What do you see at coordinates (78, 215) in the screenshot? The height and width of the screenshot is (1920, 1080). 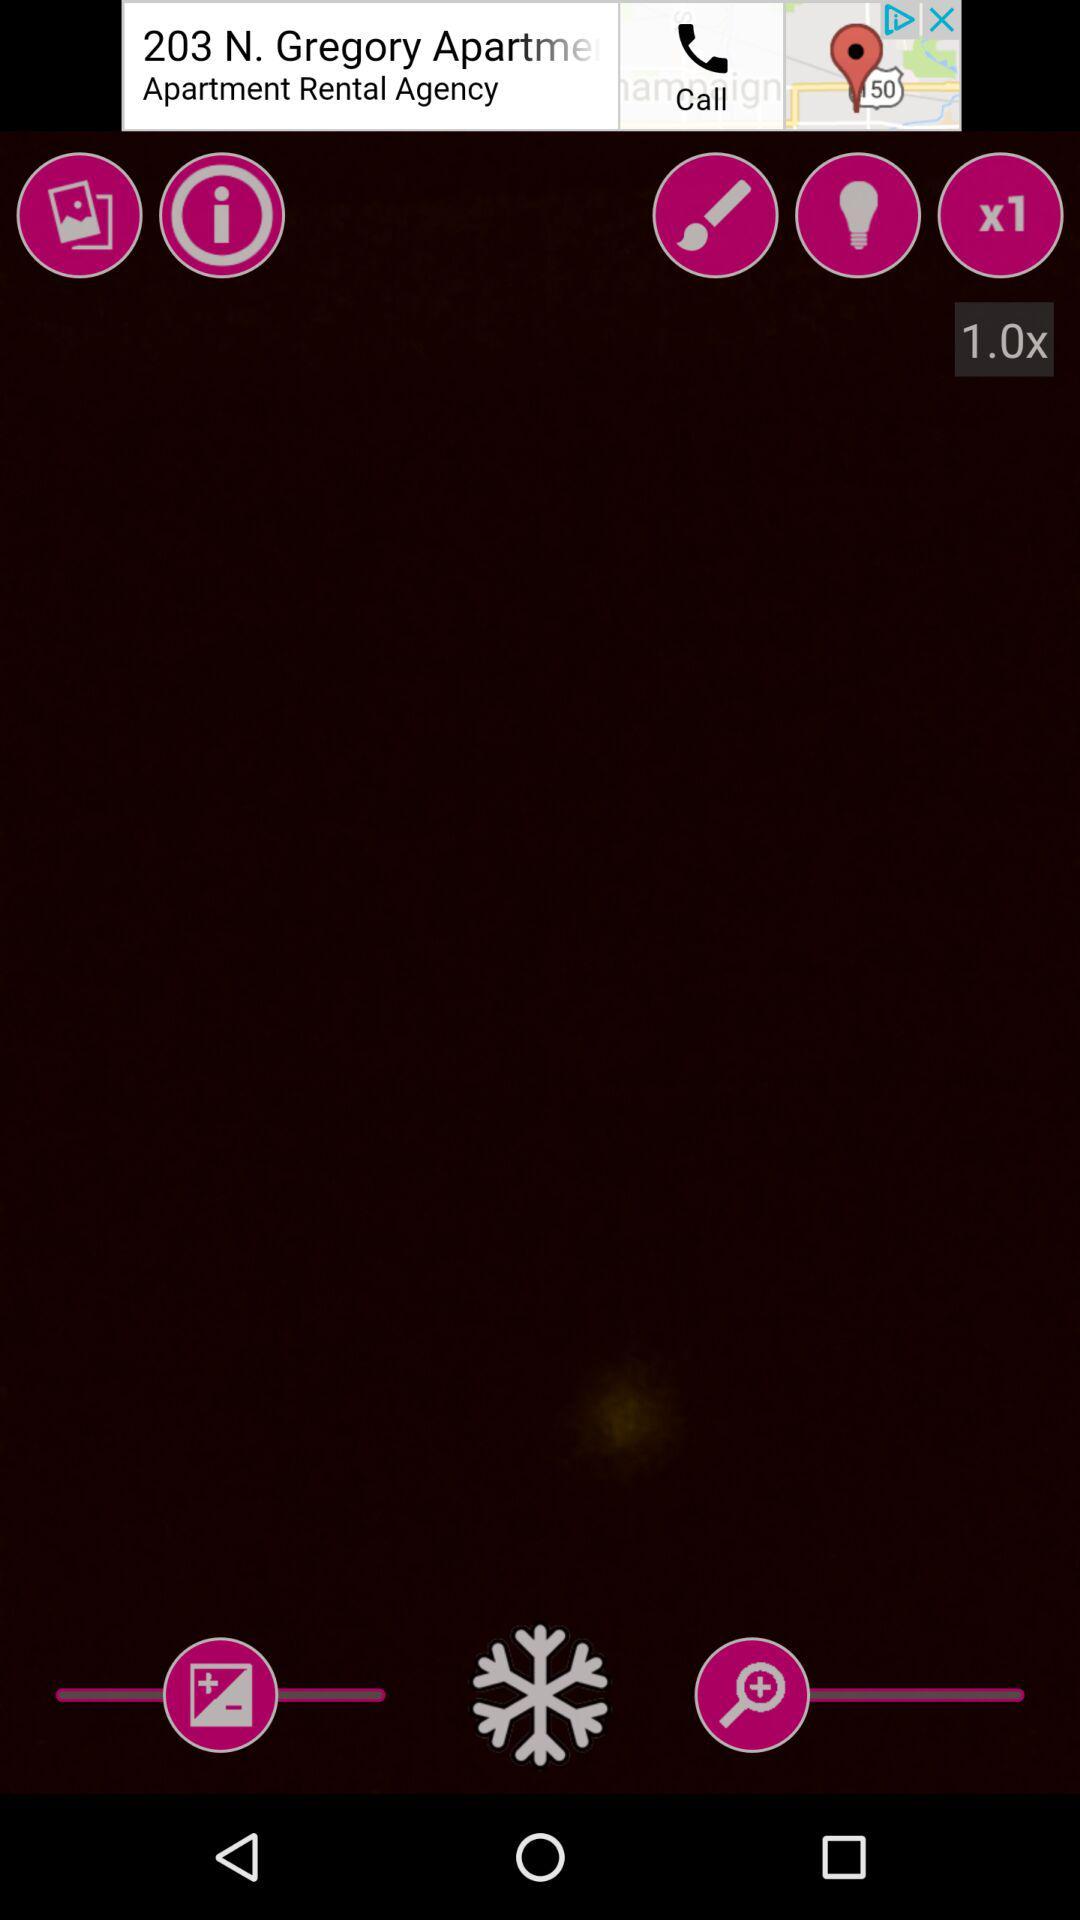 I see `the wallpaper icon` at bounding box center [78, 215].